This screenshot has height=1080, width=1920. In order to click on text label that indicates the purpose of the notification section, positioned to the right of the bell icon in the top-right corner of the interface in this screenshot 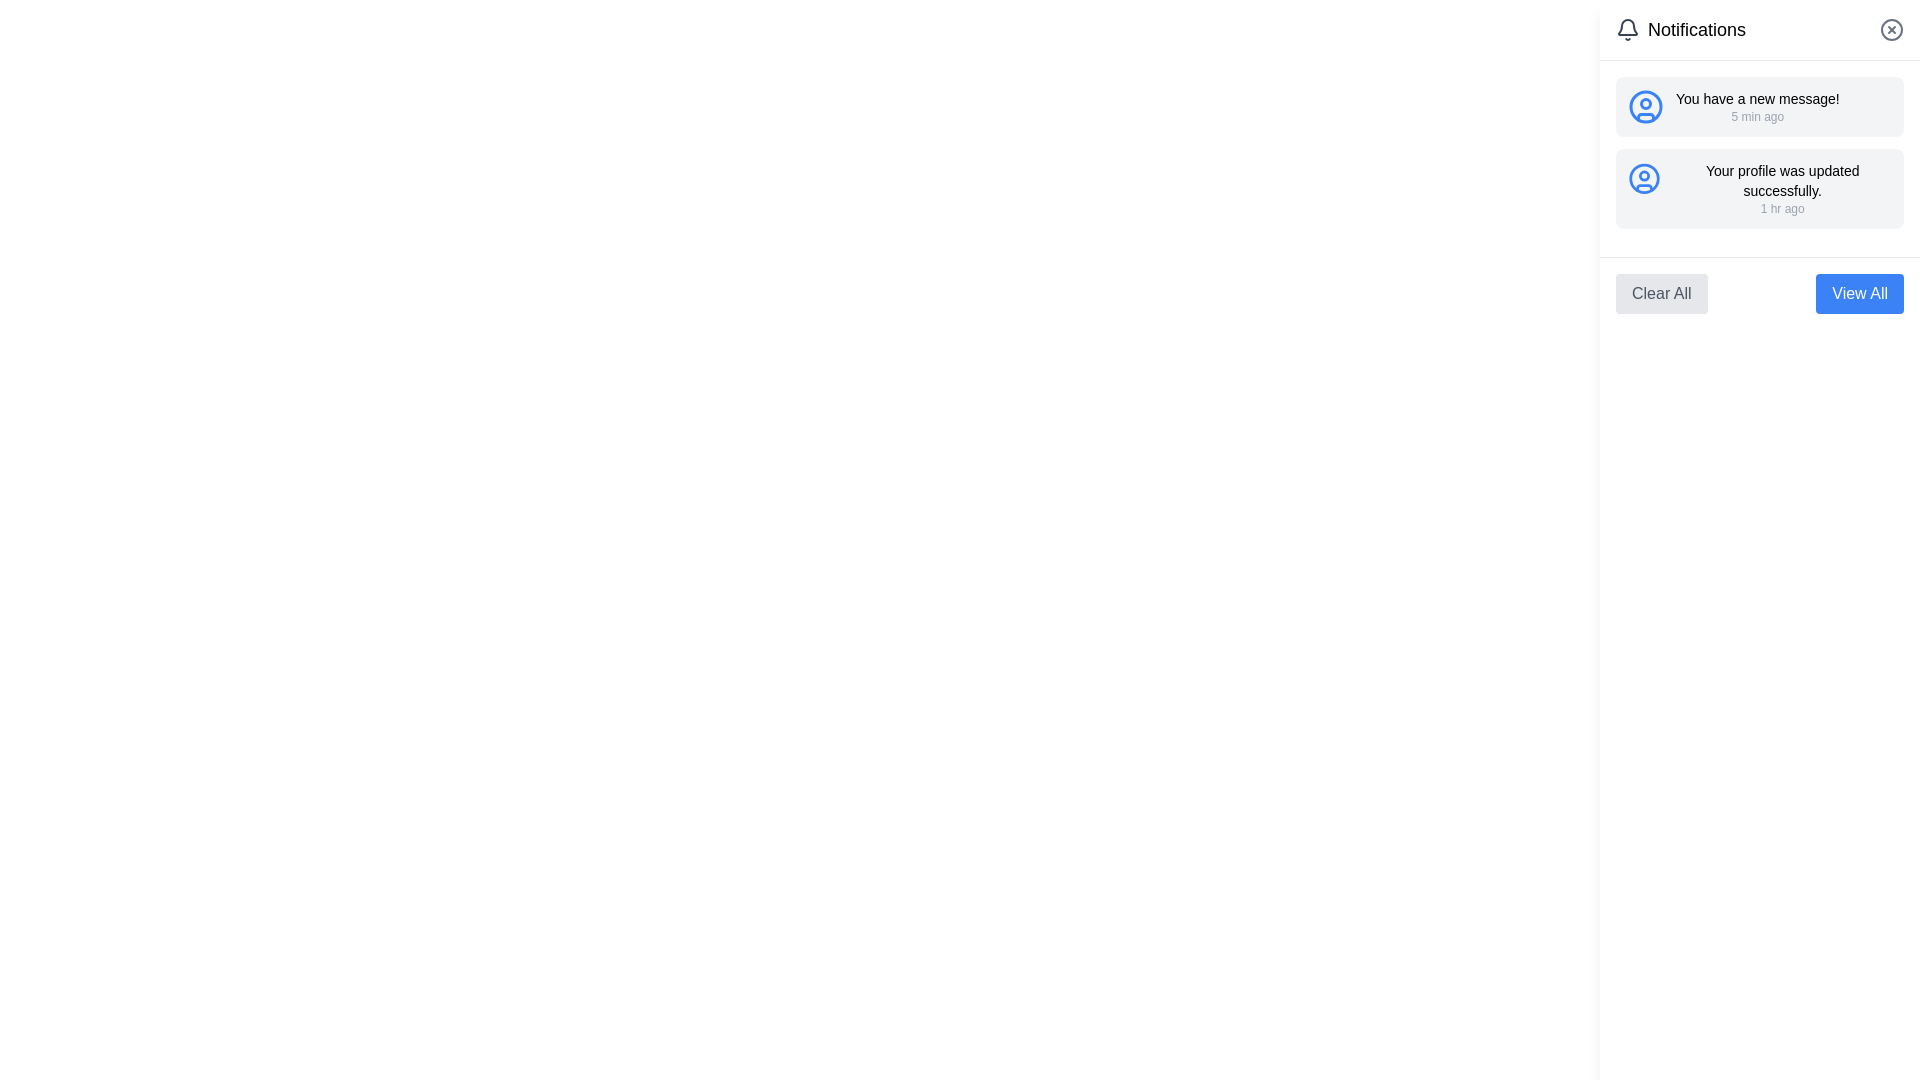, I will do `click(1696, 30)`.